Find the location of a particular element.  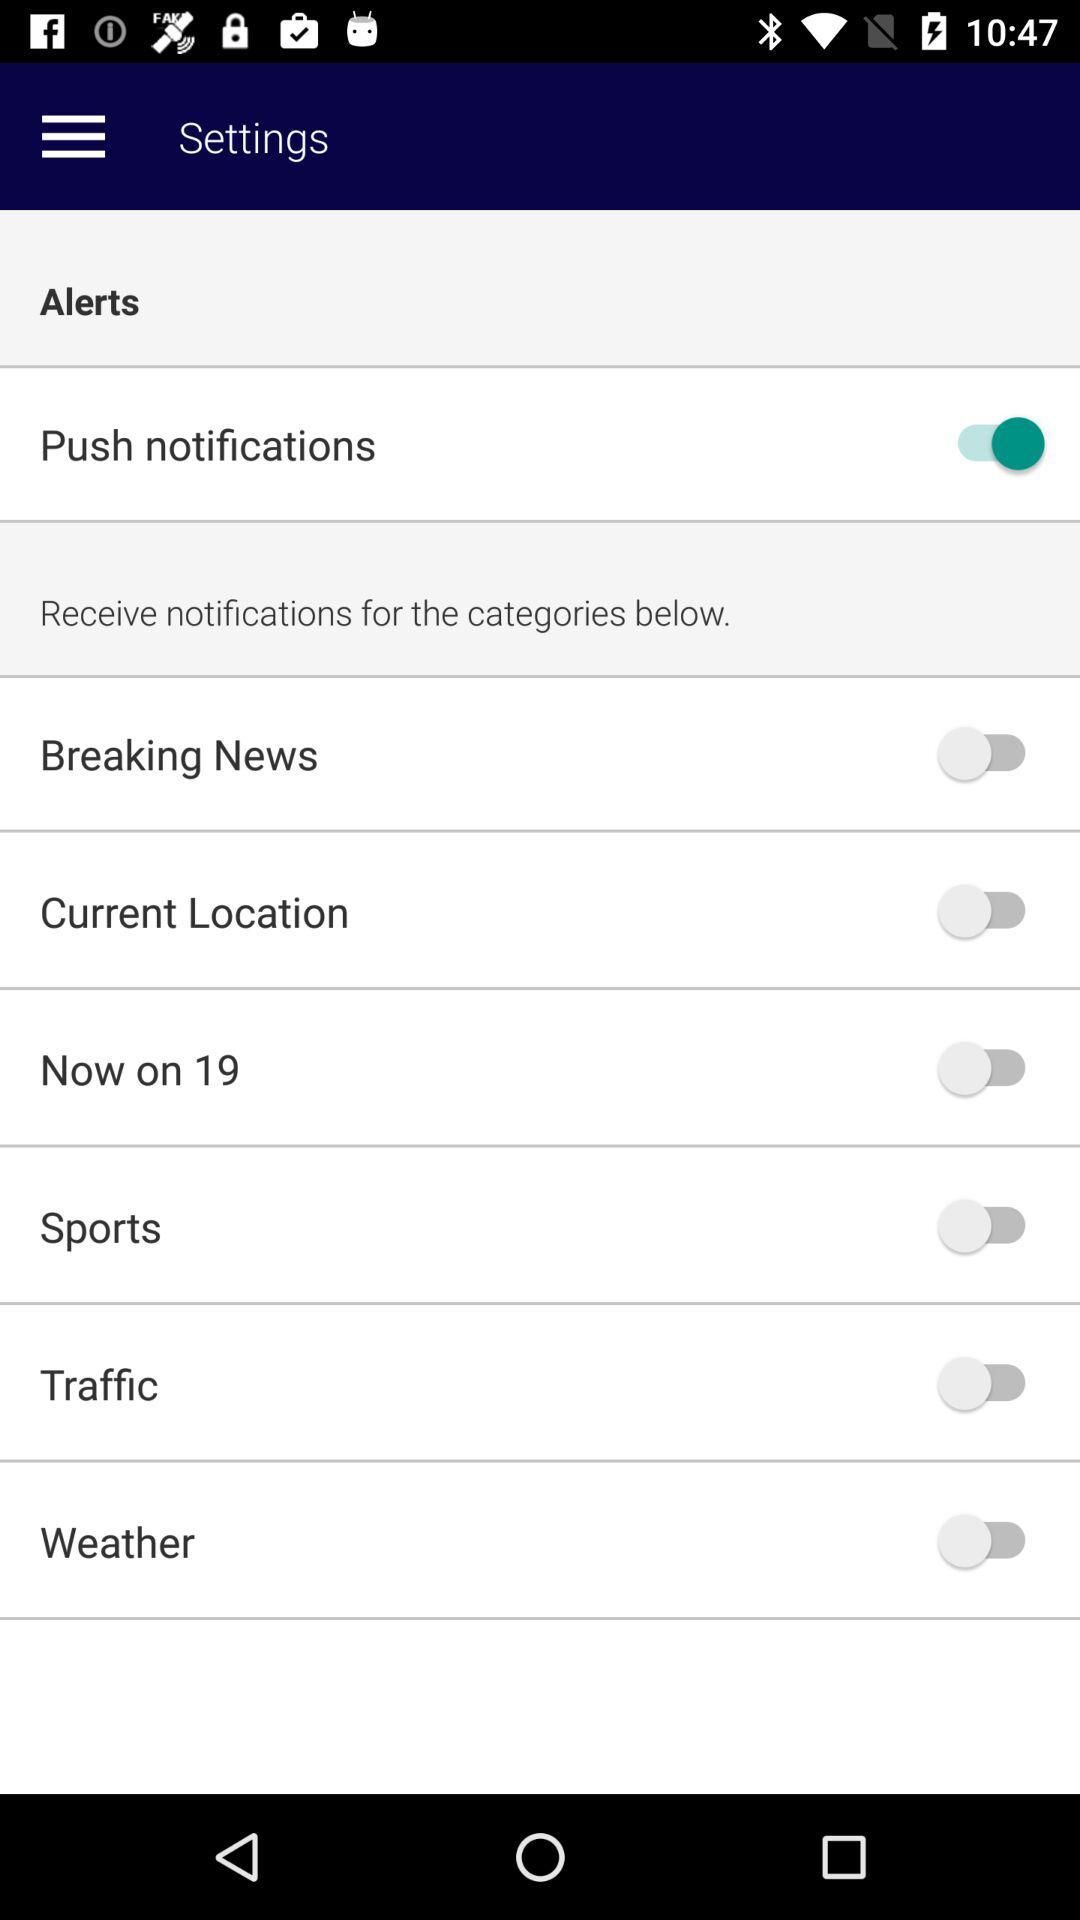

item next to settings item is located at coordinates (72, 135).